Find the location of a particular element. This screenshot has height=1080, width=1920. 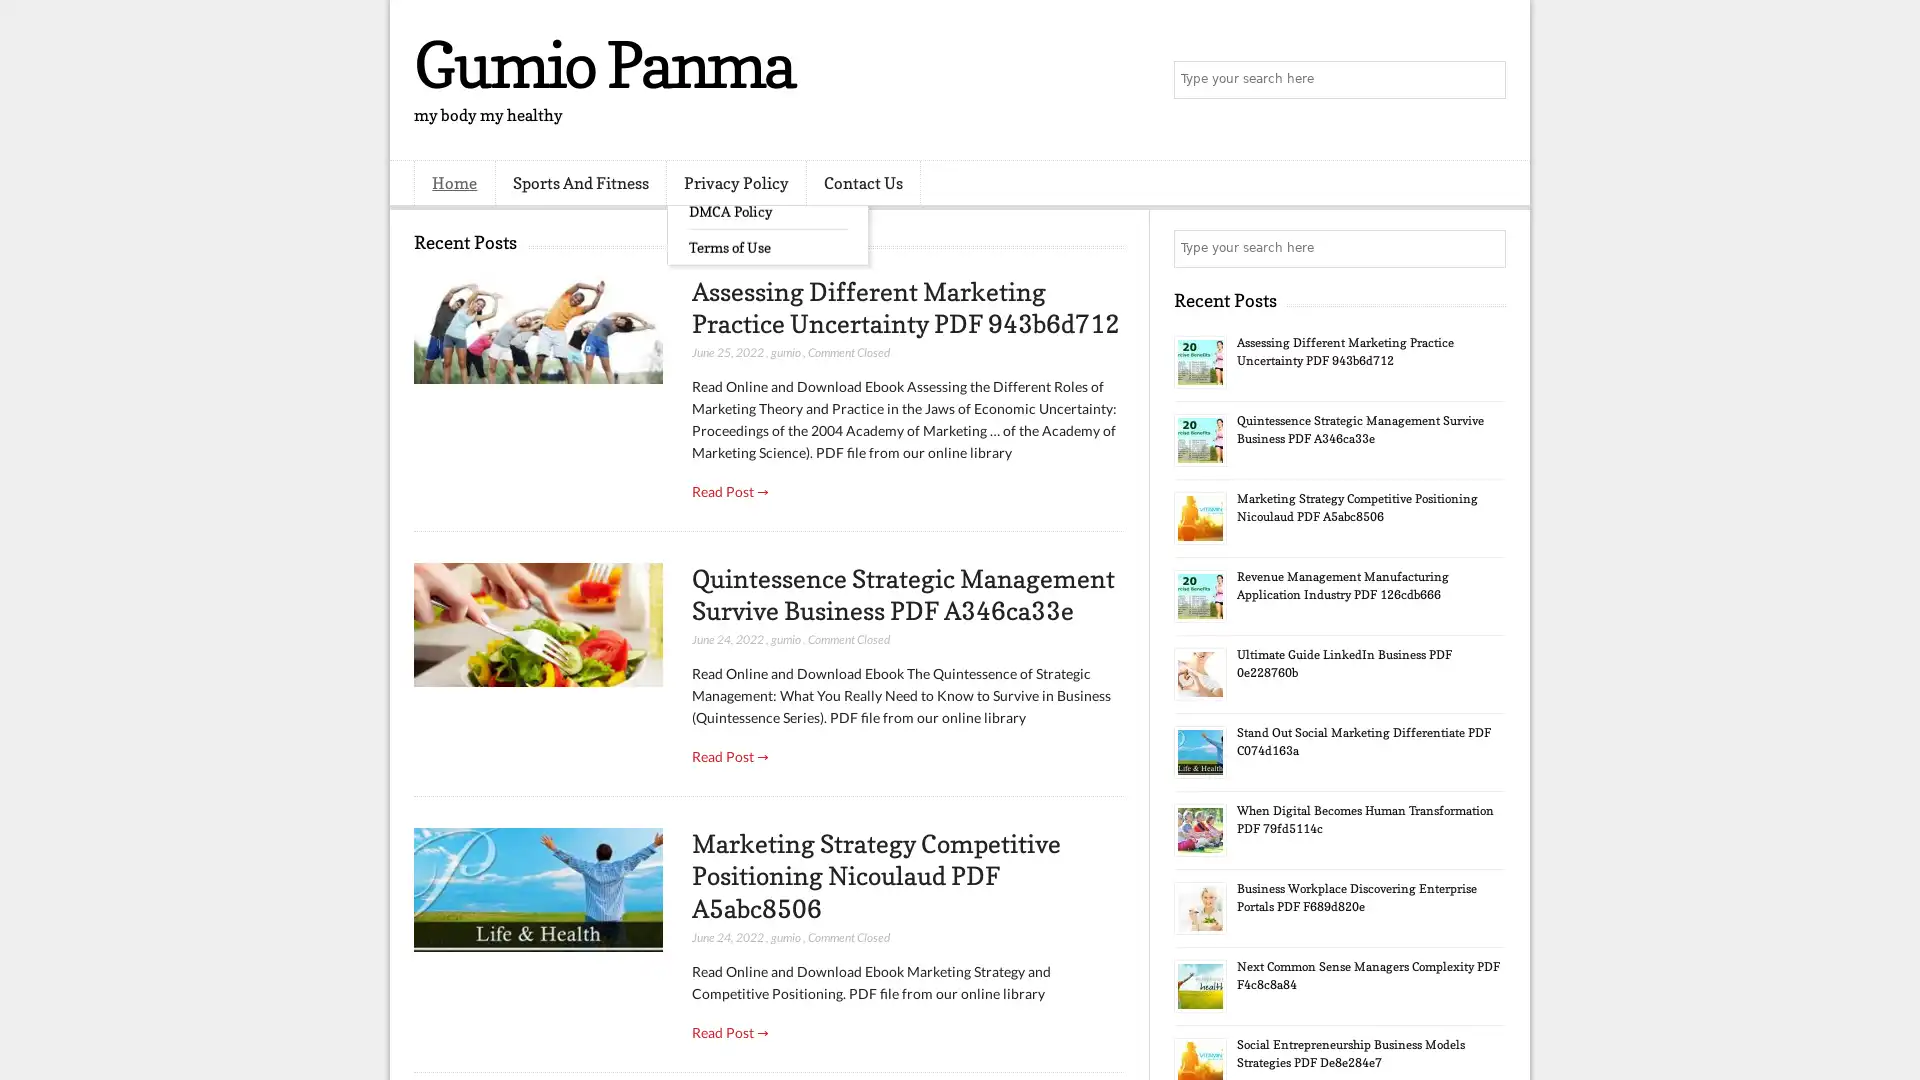

Search is located at coordinates (1485, 80).